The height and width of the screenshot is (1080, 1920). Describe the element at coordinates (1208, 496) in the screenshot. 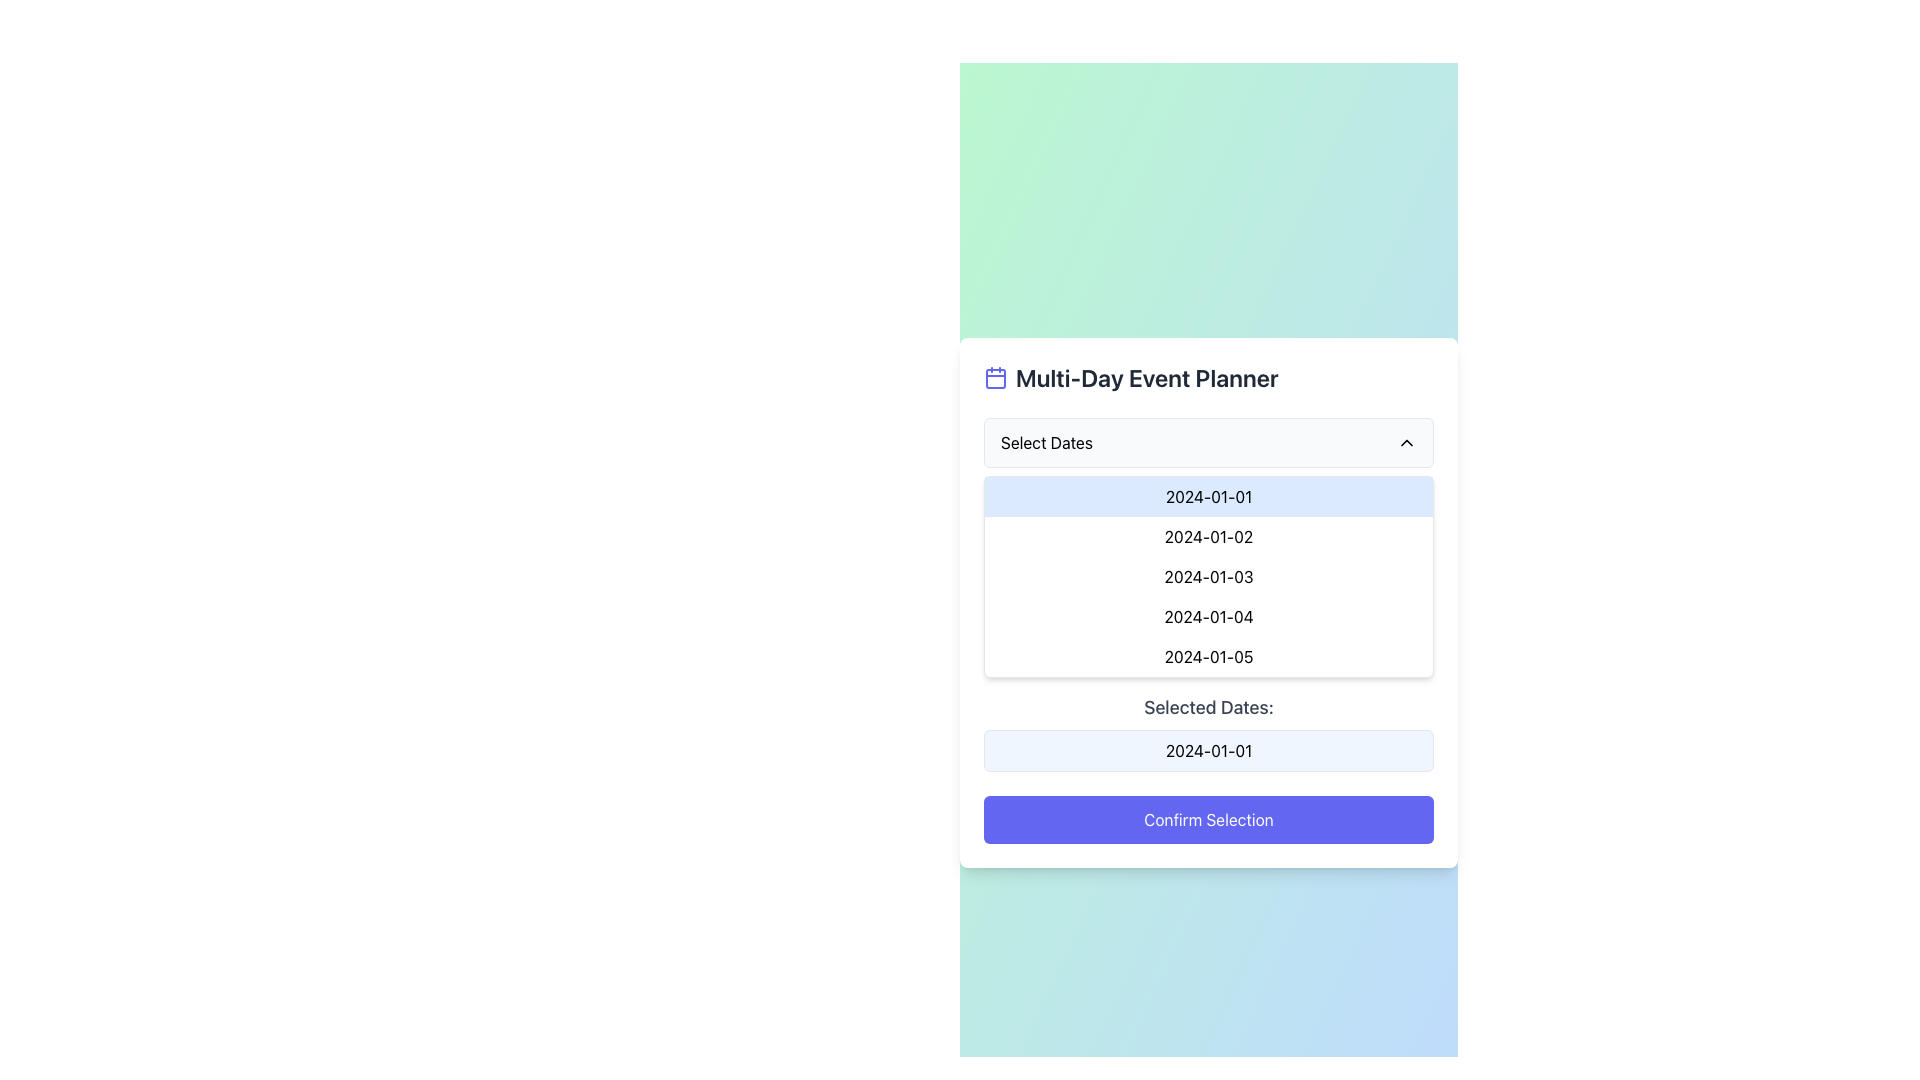

I see `the selectable item displaying the date '2024-01-01' in the dropdown menu` at that location.